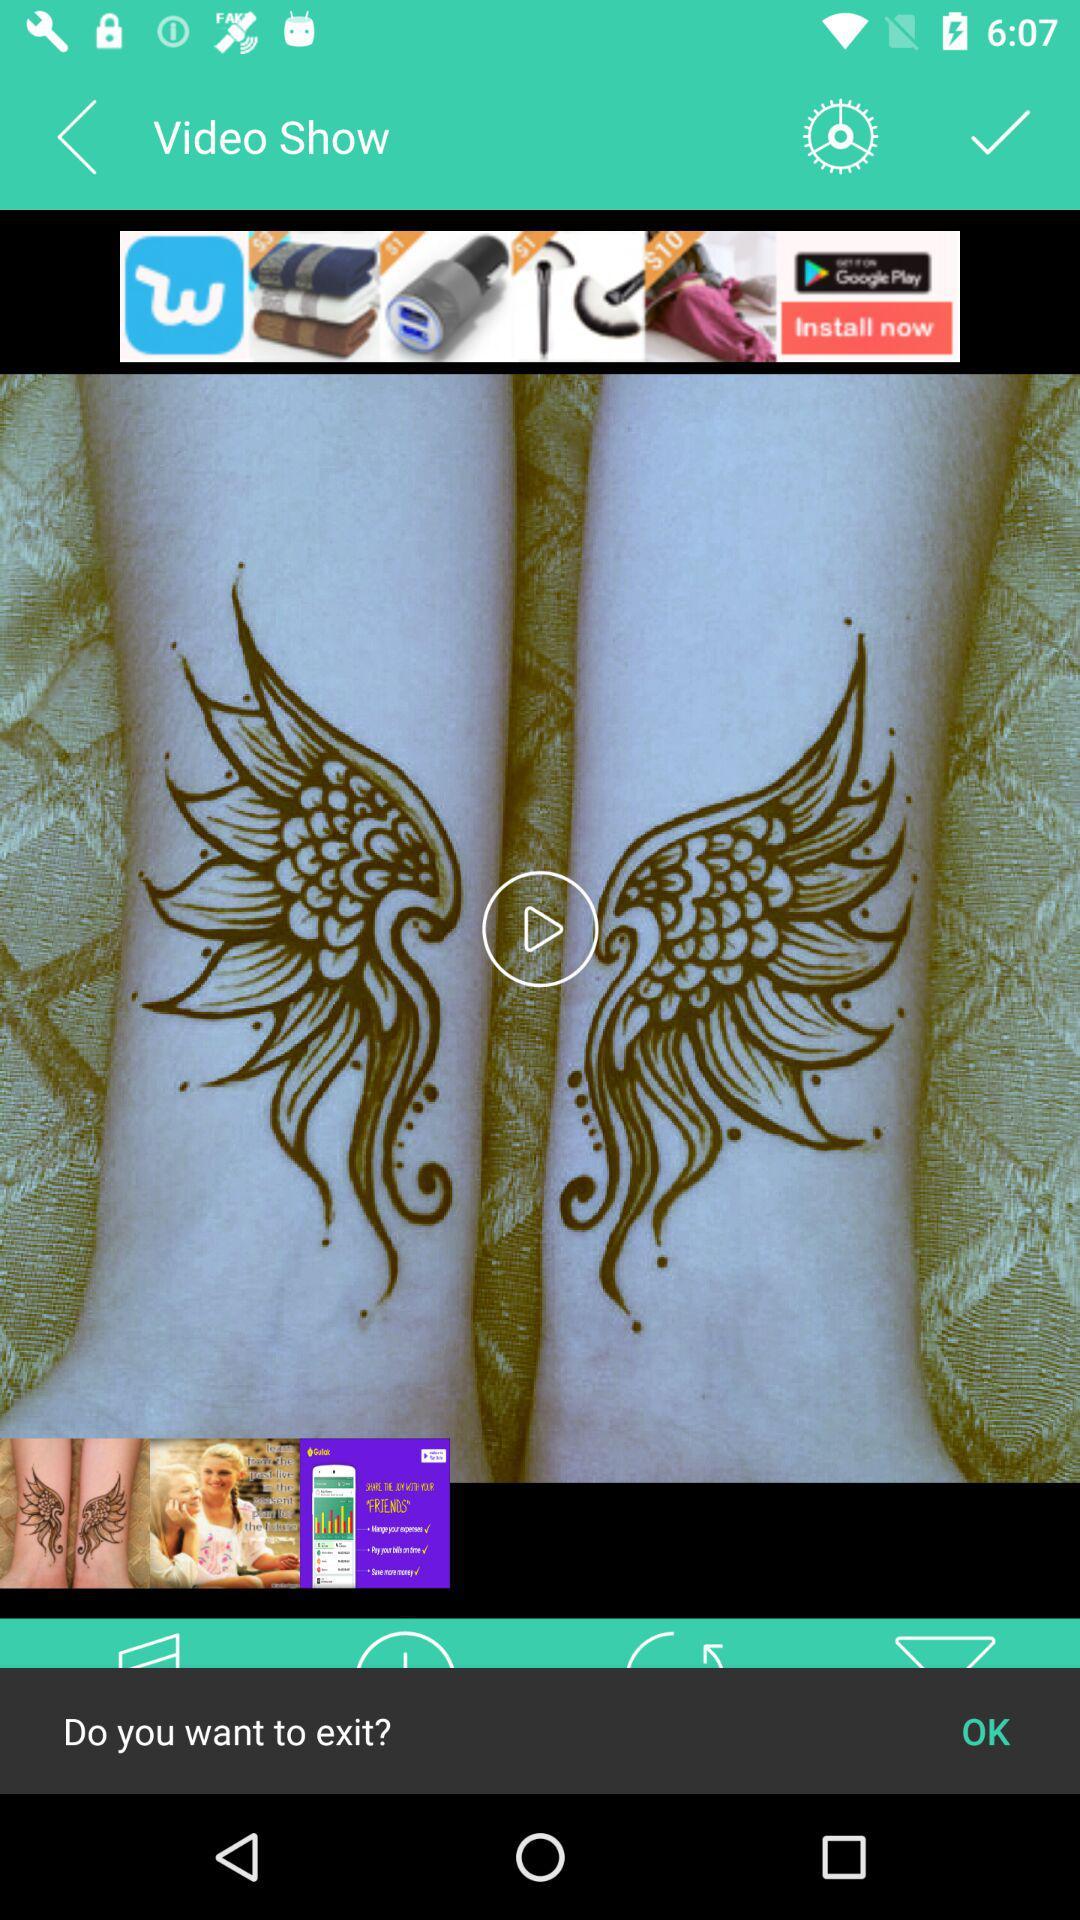 This screenshot has height=1920, width=1080. Describe the element at coordinates (540, 927) in the screenshot. I see `the play icon` at that location.